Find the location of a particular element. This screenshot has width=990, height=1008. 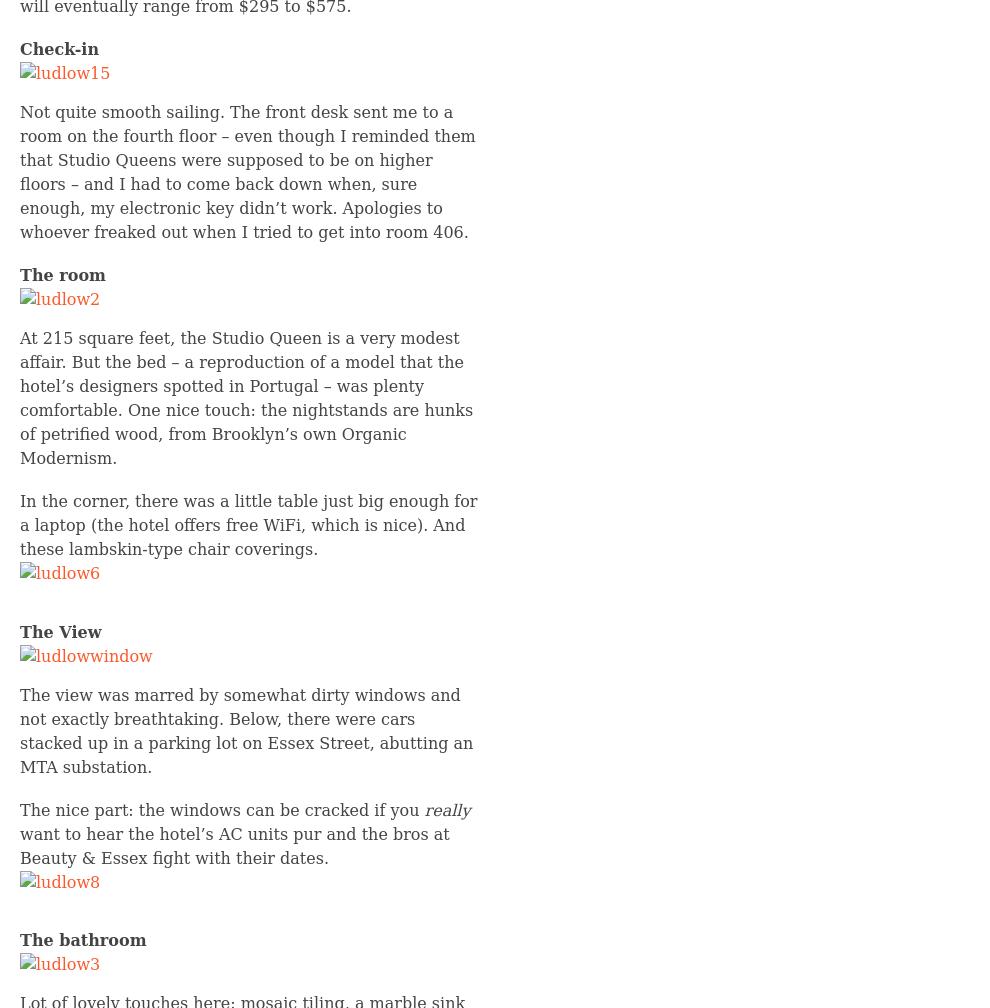

'want to hear the hotel’s AC units pur and the bros at Beauty & Essex fight with their dates.' is located at coordinates (233, 845).